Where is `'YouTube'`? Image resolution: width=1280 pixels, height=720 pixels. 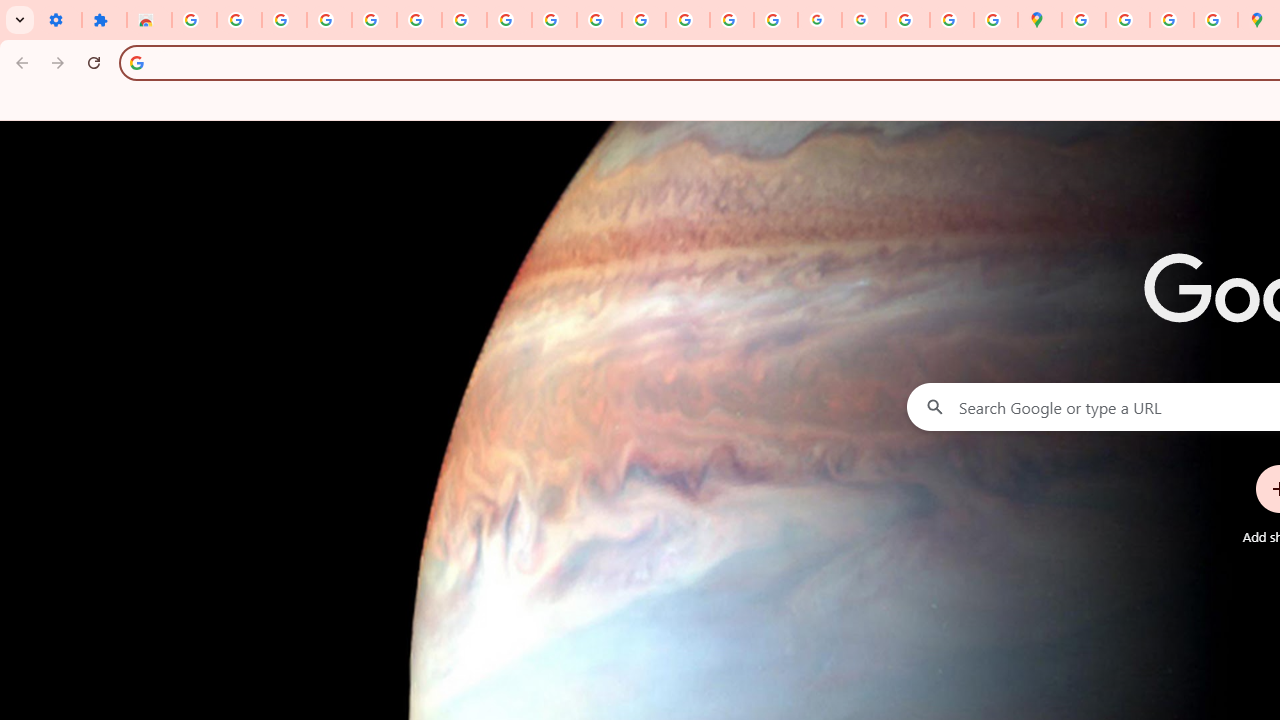 'YouTube' is located at coordinates (554, 20).